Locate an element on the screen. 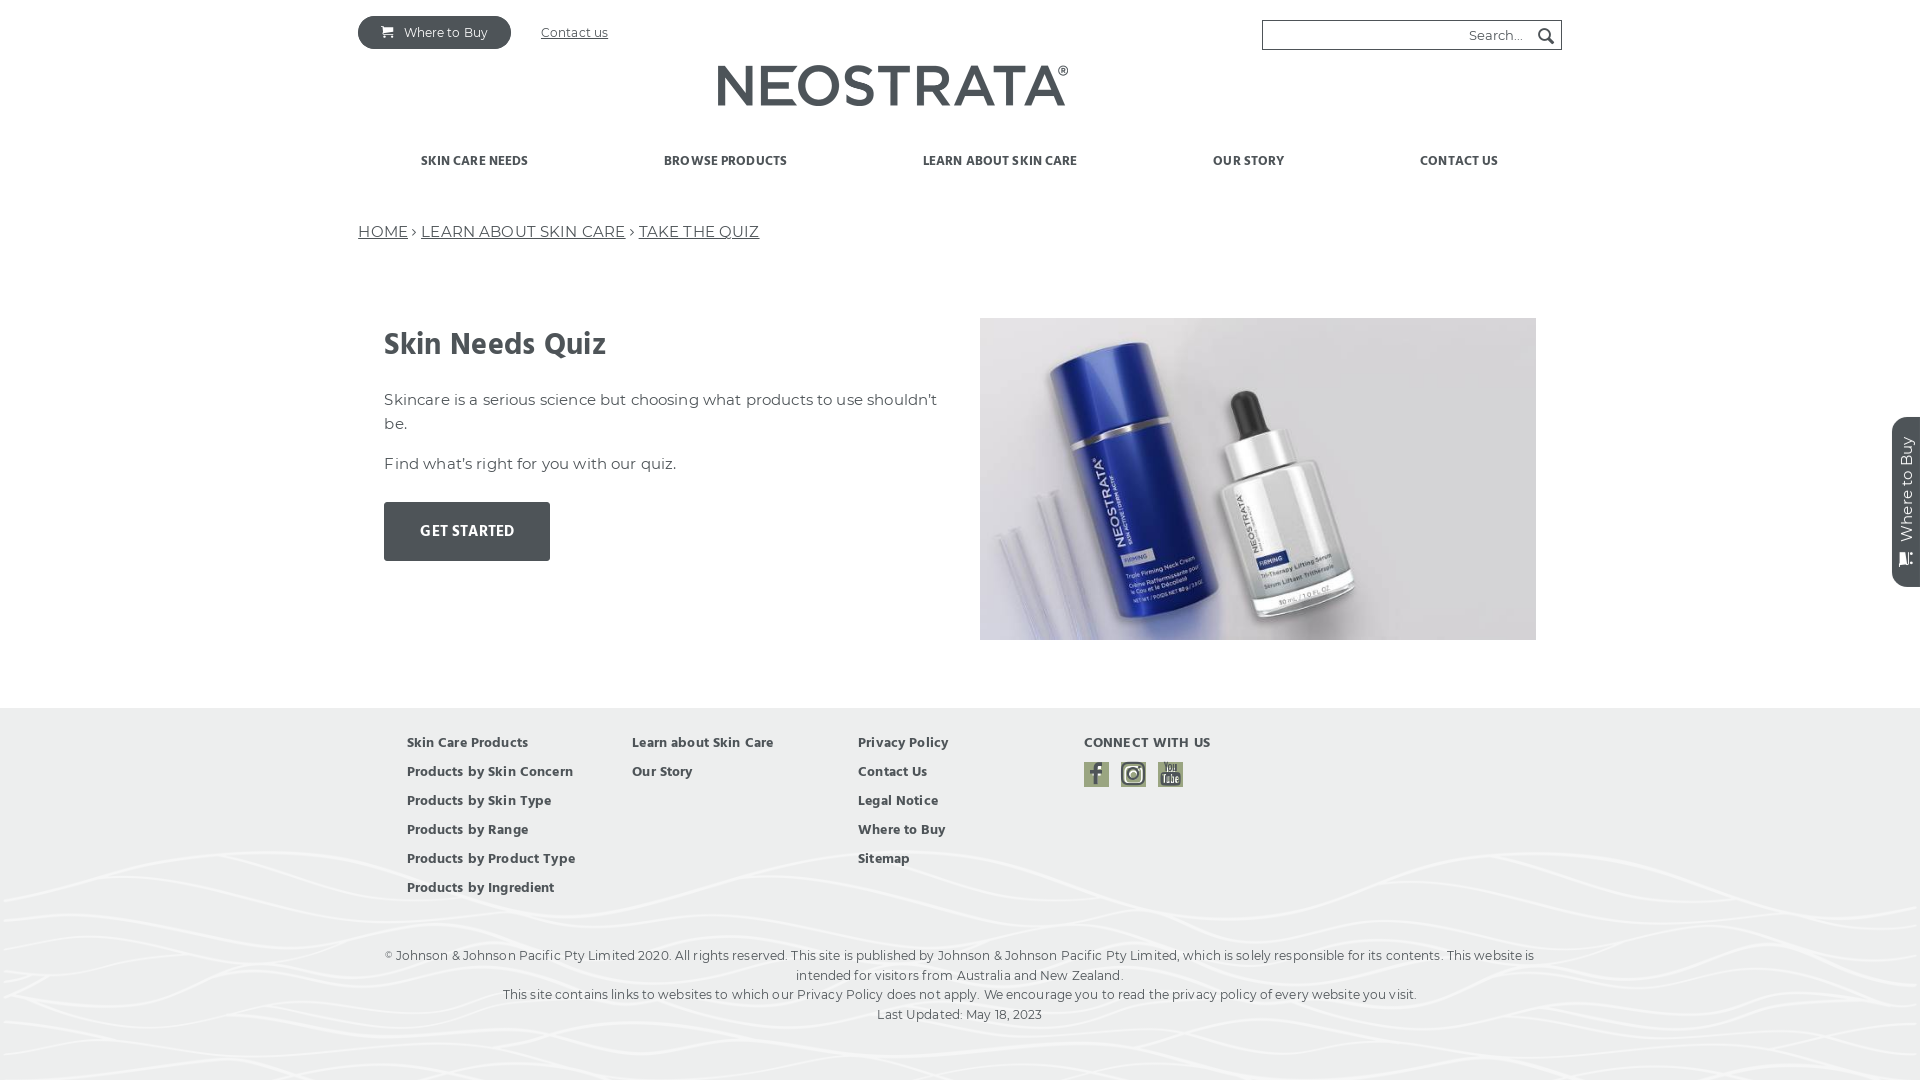 Image resolution: width=1920 pixels, height=1080 pixels. 'LEARN ABOUT SKIN CARE' is located at coordinates (523, 230).